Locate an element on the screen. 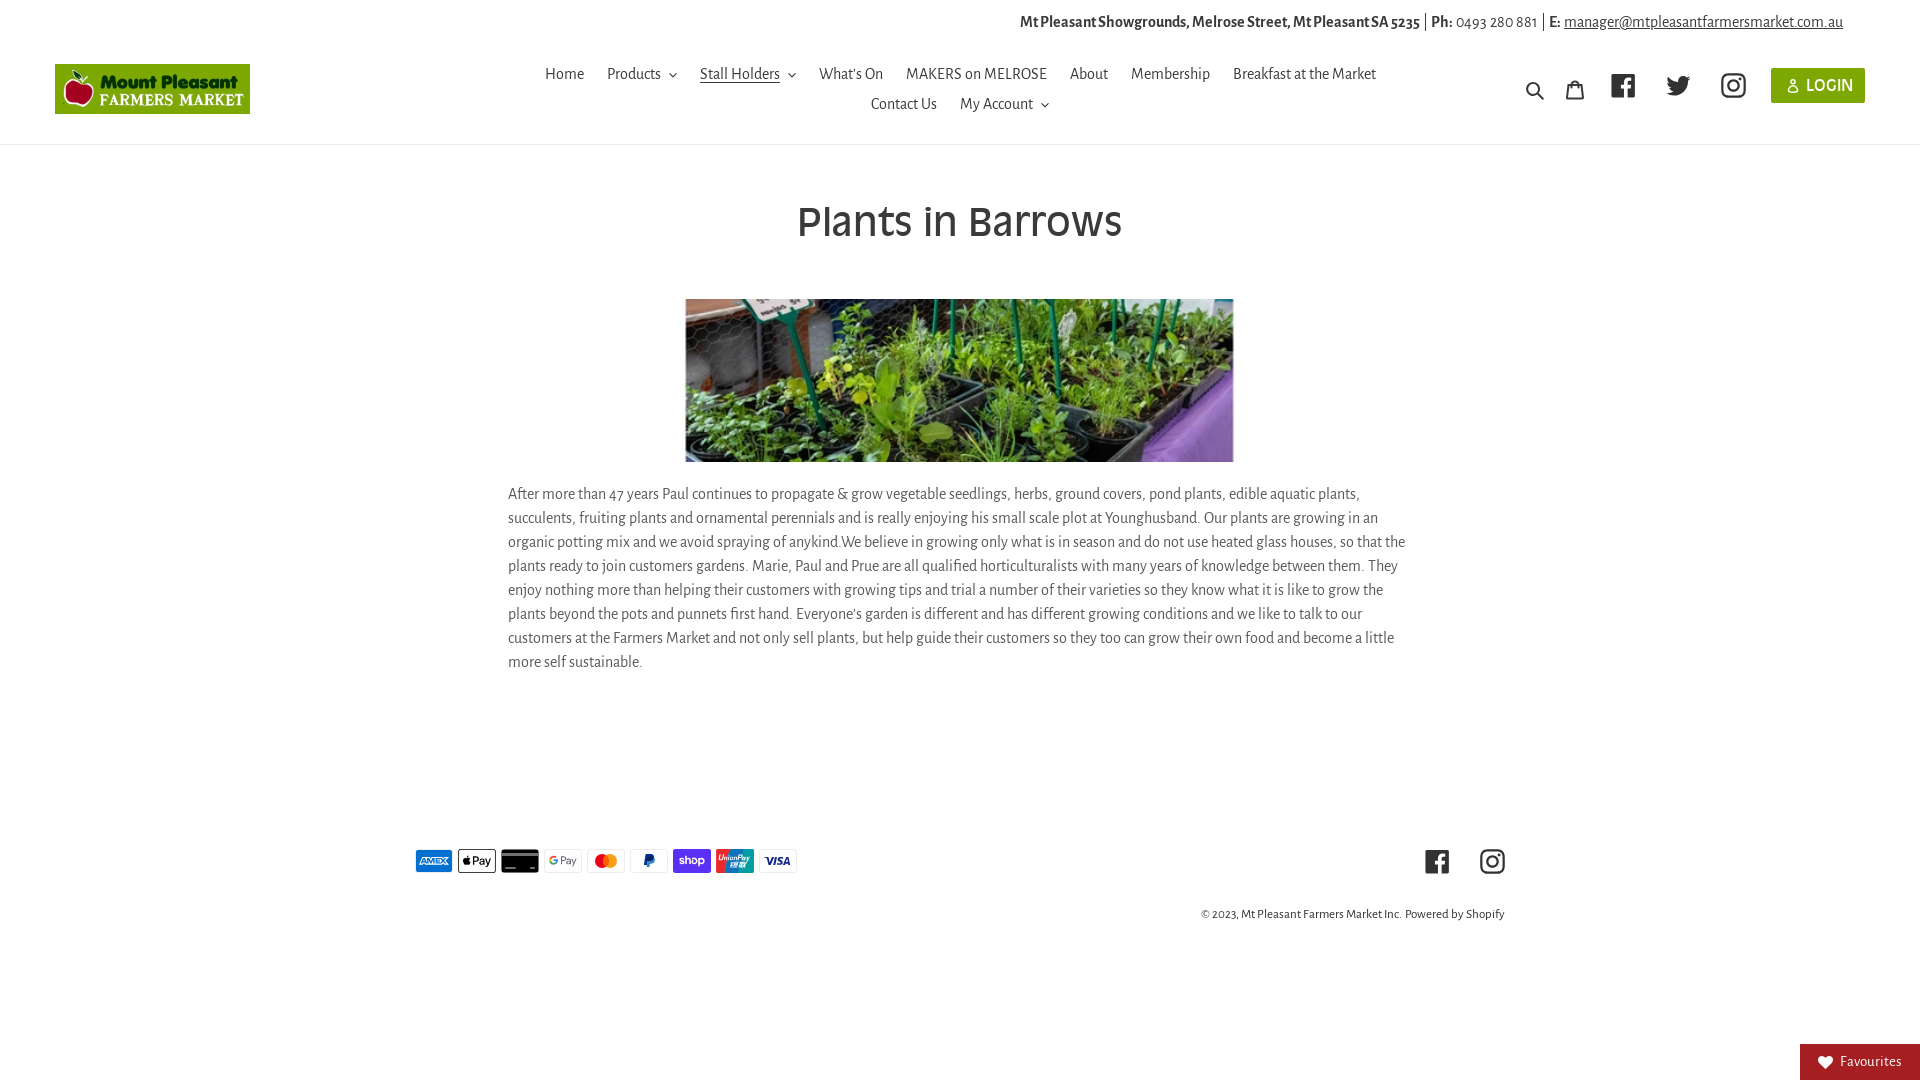 The height and width of the screenshot is (1080, 1920). 'Contact Us' is located at coordinates (902, 104).